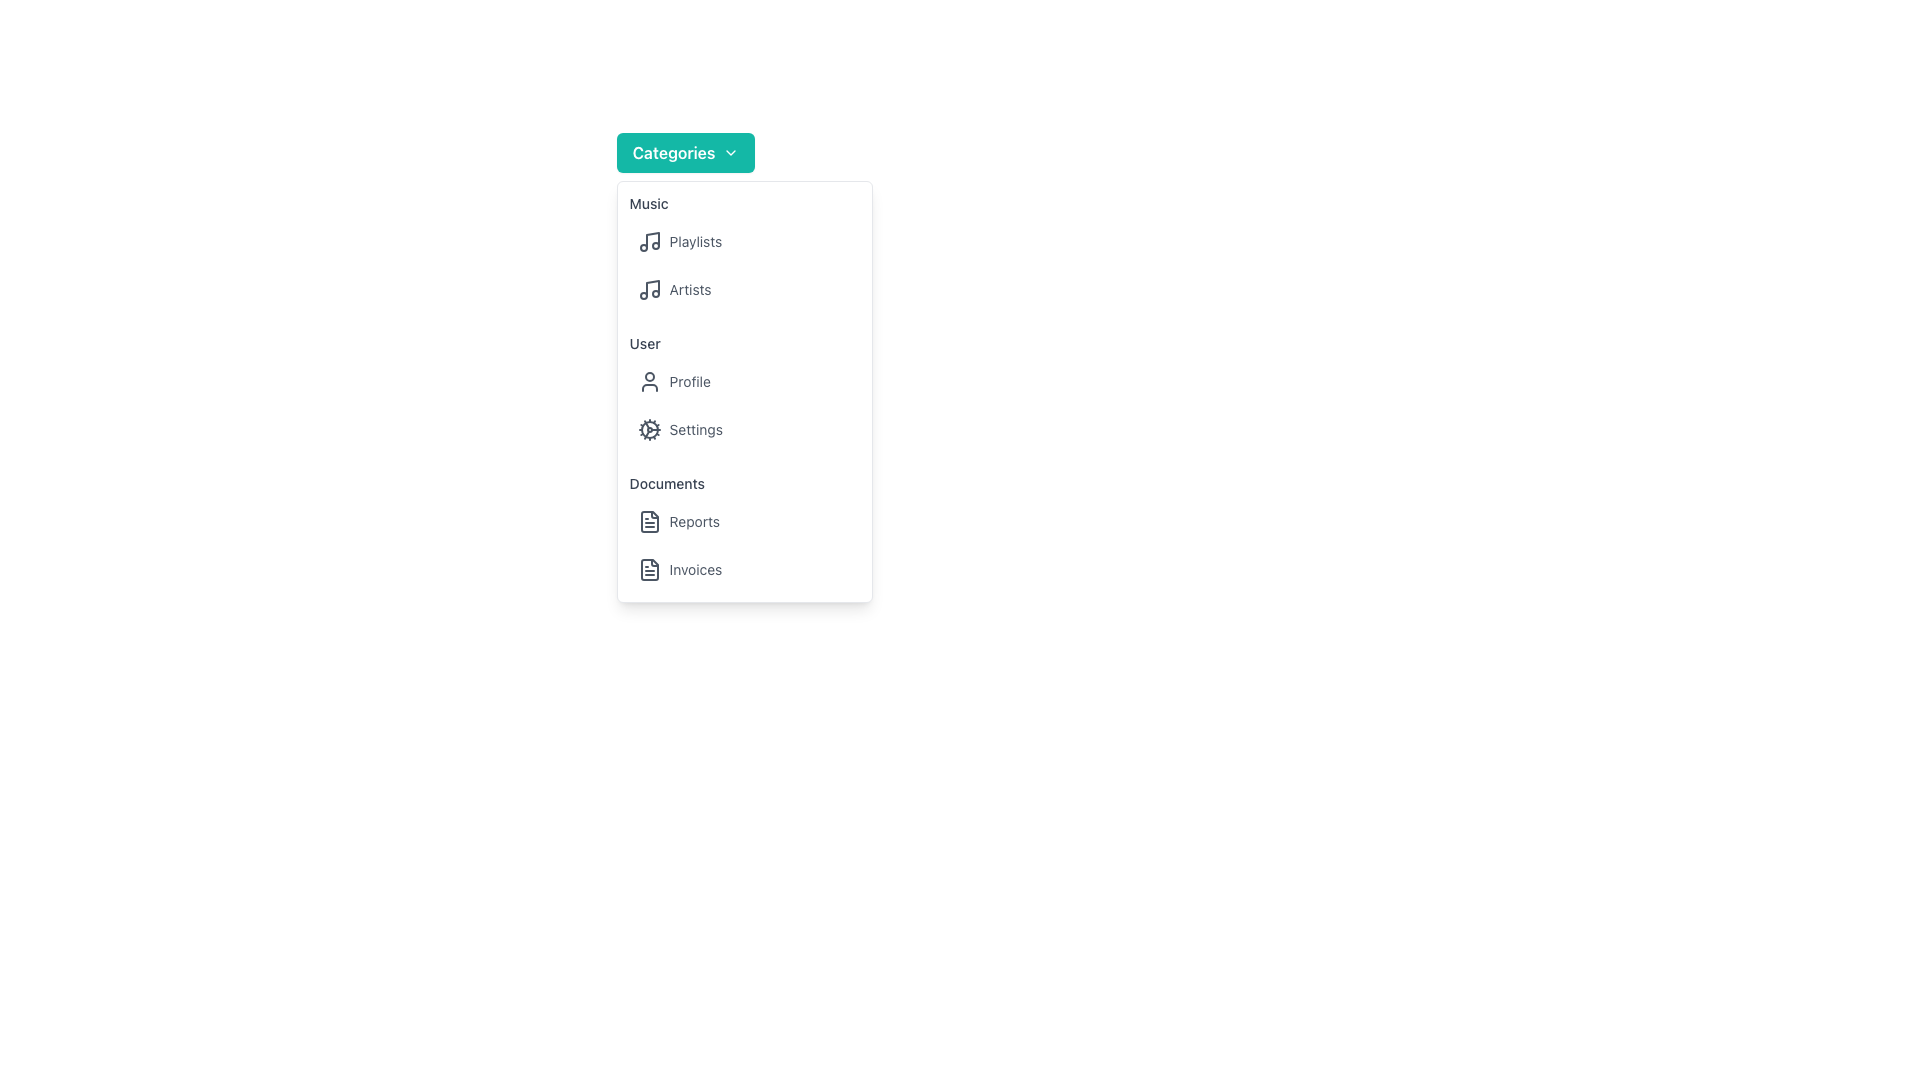  What do you see at coordinates (690, 289) in the screenshot?
I see `the text label reading 'Artists' located in the second item of the 'Music' section of the vertical menu, which is aligned next to a music icon` at bounding box center [690, 289].